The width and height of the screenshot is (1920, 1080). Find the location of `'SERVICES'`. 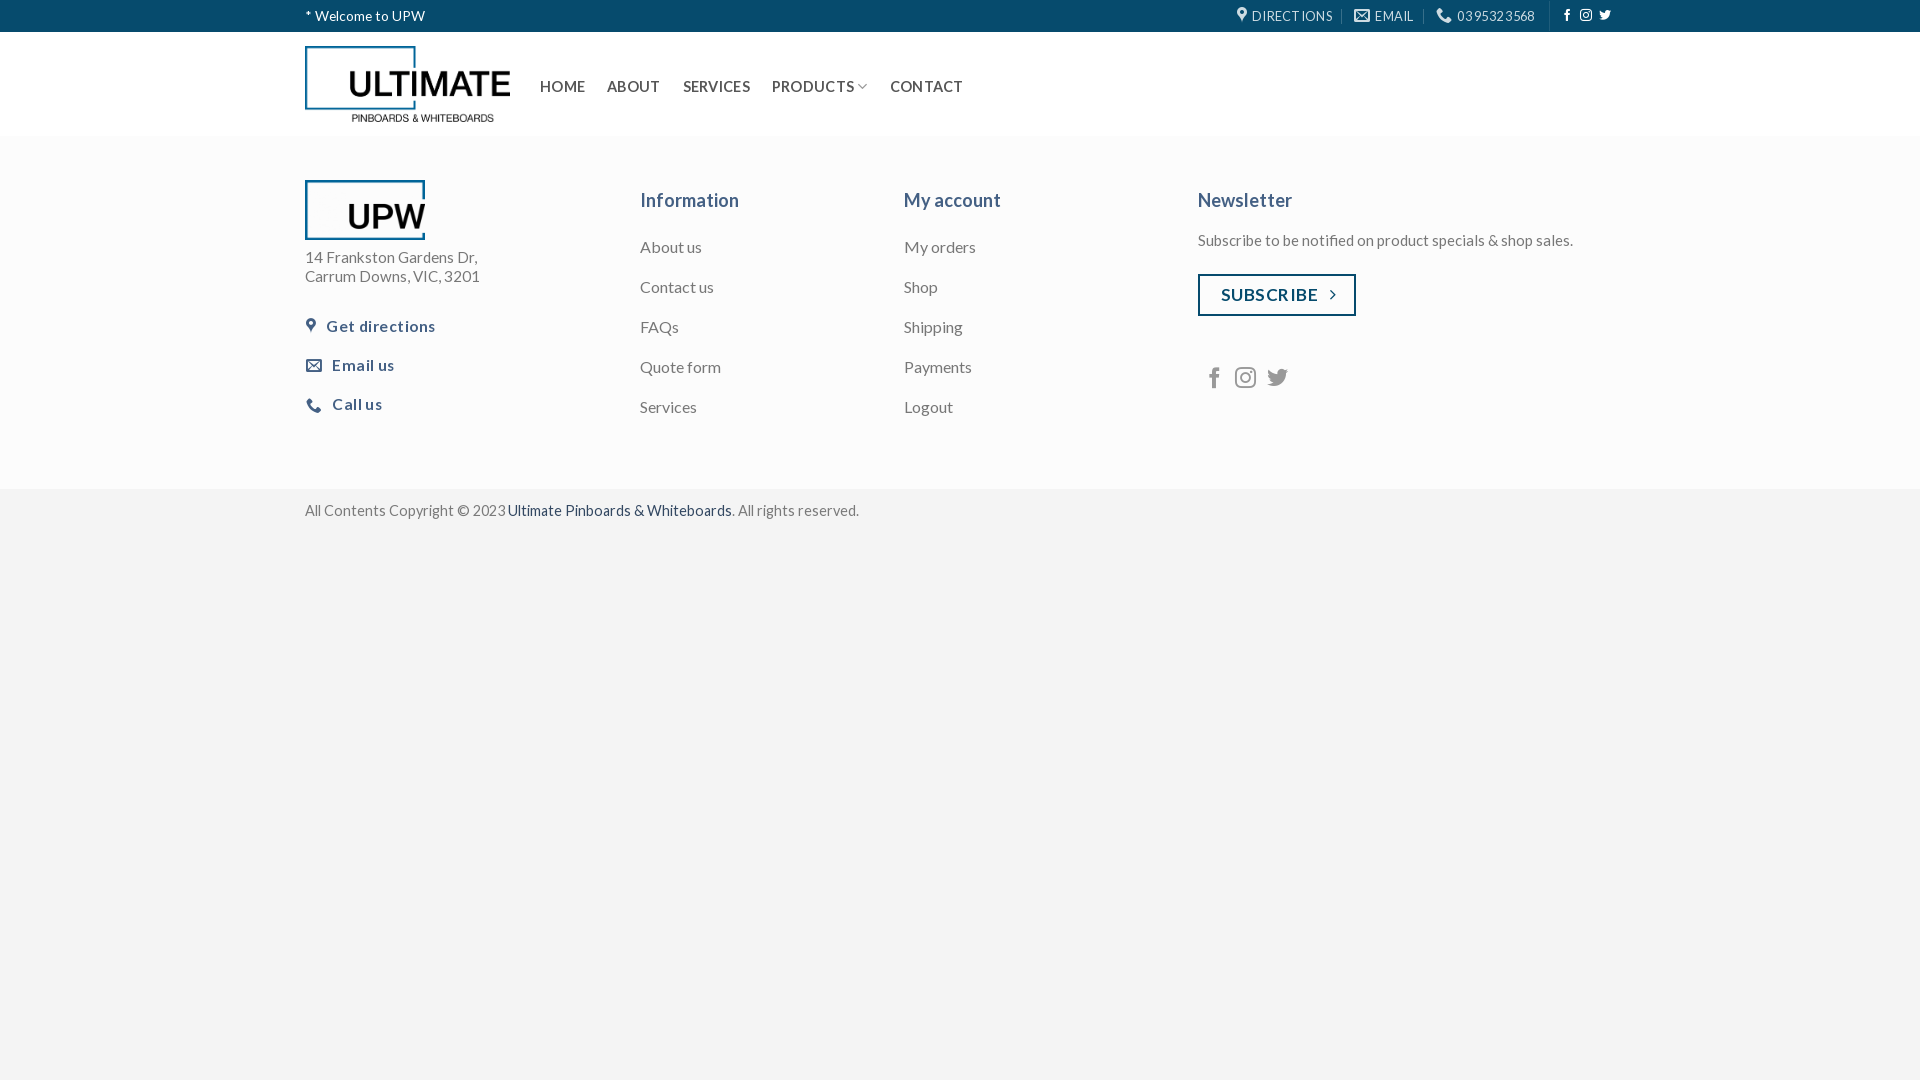

'SERVICES' is located at coordinates (716, 86).